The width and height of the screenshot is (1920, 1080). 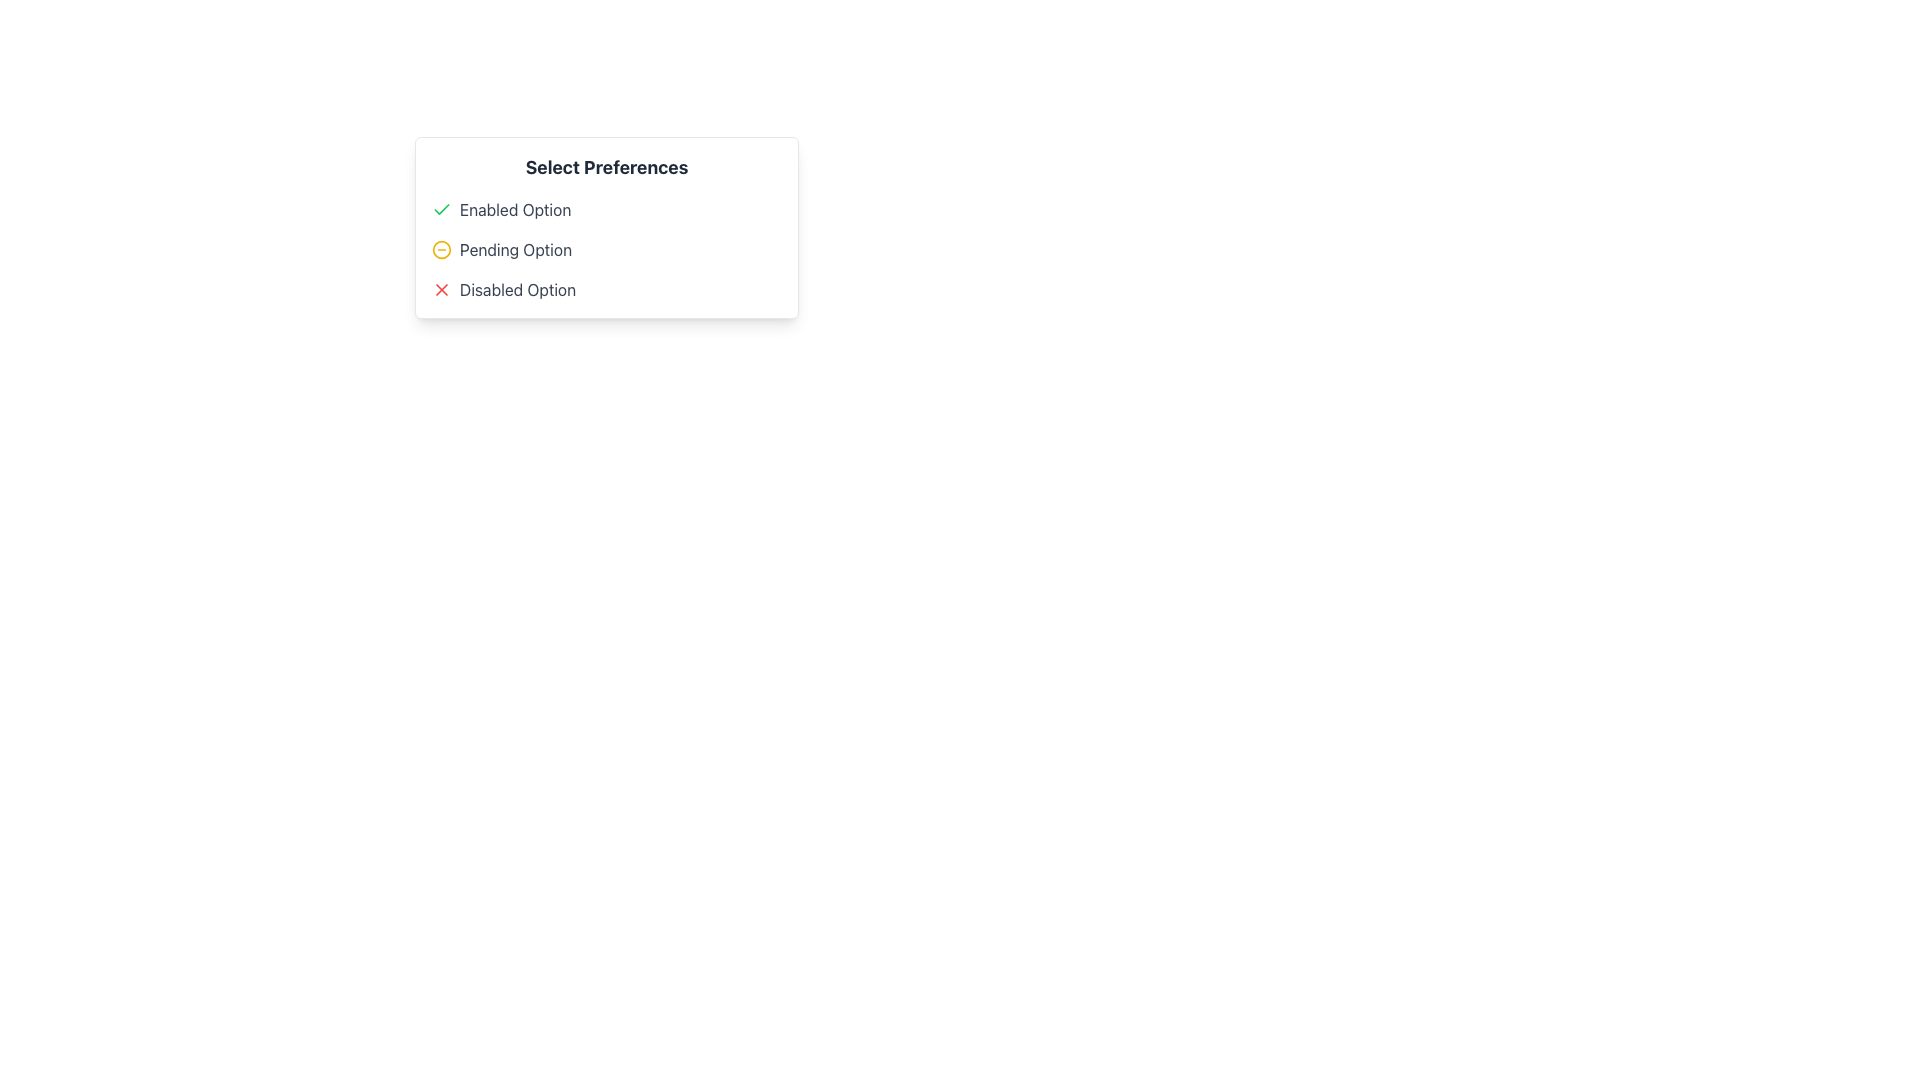 I want to click on the icon representing the disabled status of the associated option in the 'Select Preferences' box, located to the left of the text 'Disabled Option' in the third row, so click(x=440, y=289).